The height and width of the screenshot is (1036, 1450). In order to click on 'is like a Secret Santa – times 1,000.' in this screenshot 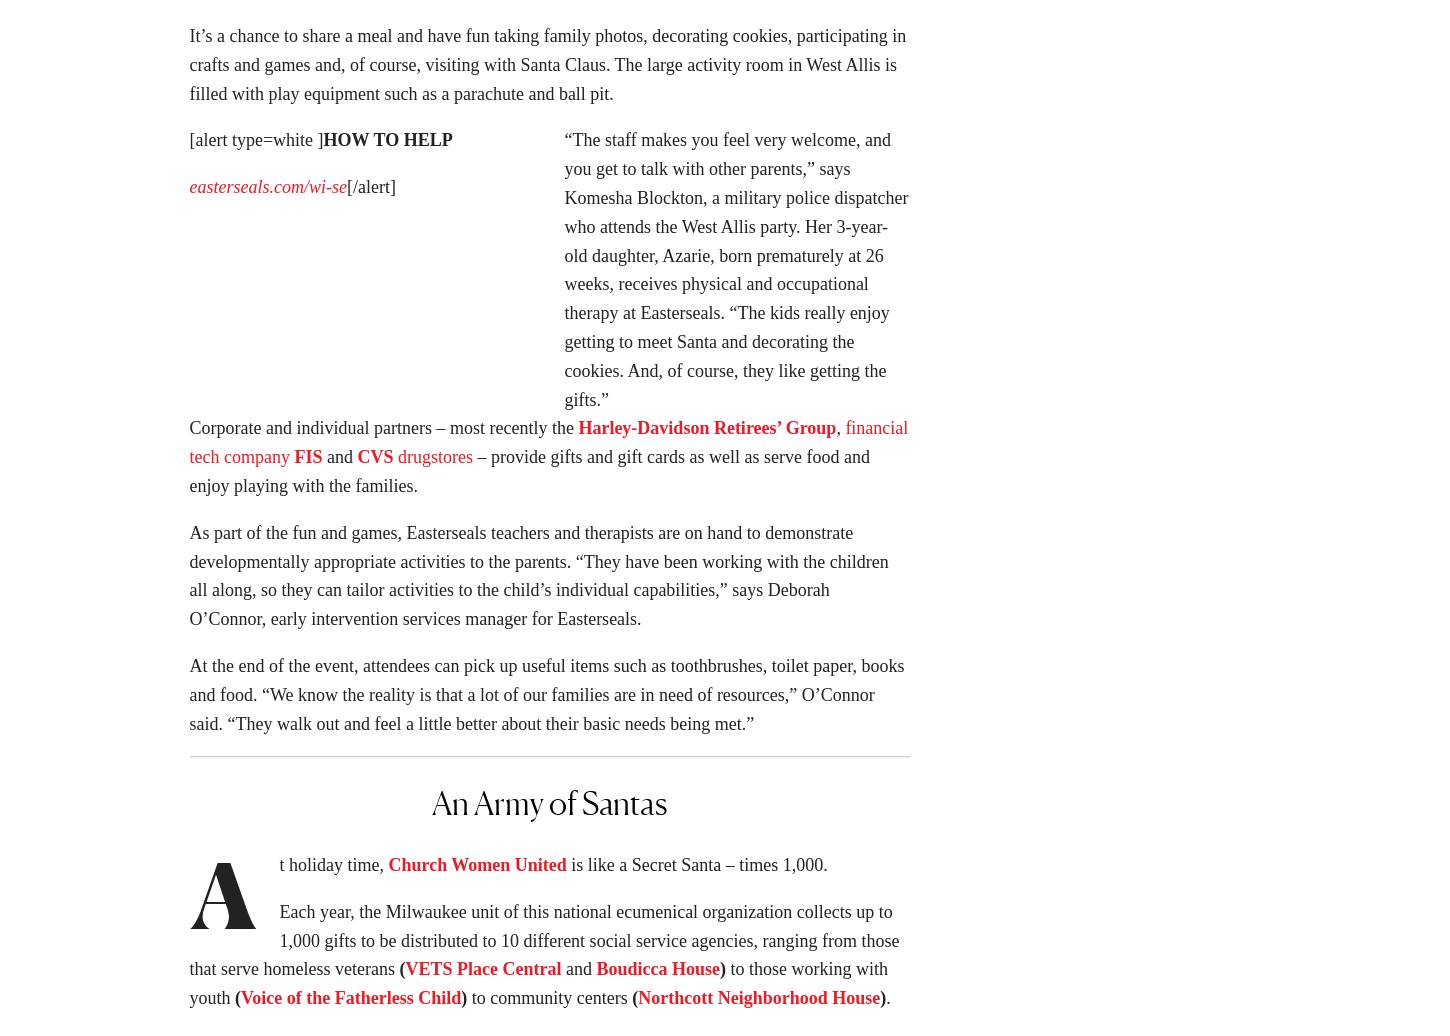, I will do `click(698, 870)`.